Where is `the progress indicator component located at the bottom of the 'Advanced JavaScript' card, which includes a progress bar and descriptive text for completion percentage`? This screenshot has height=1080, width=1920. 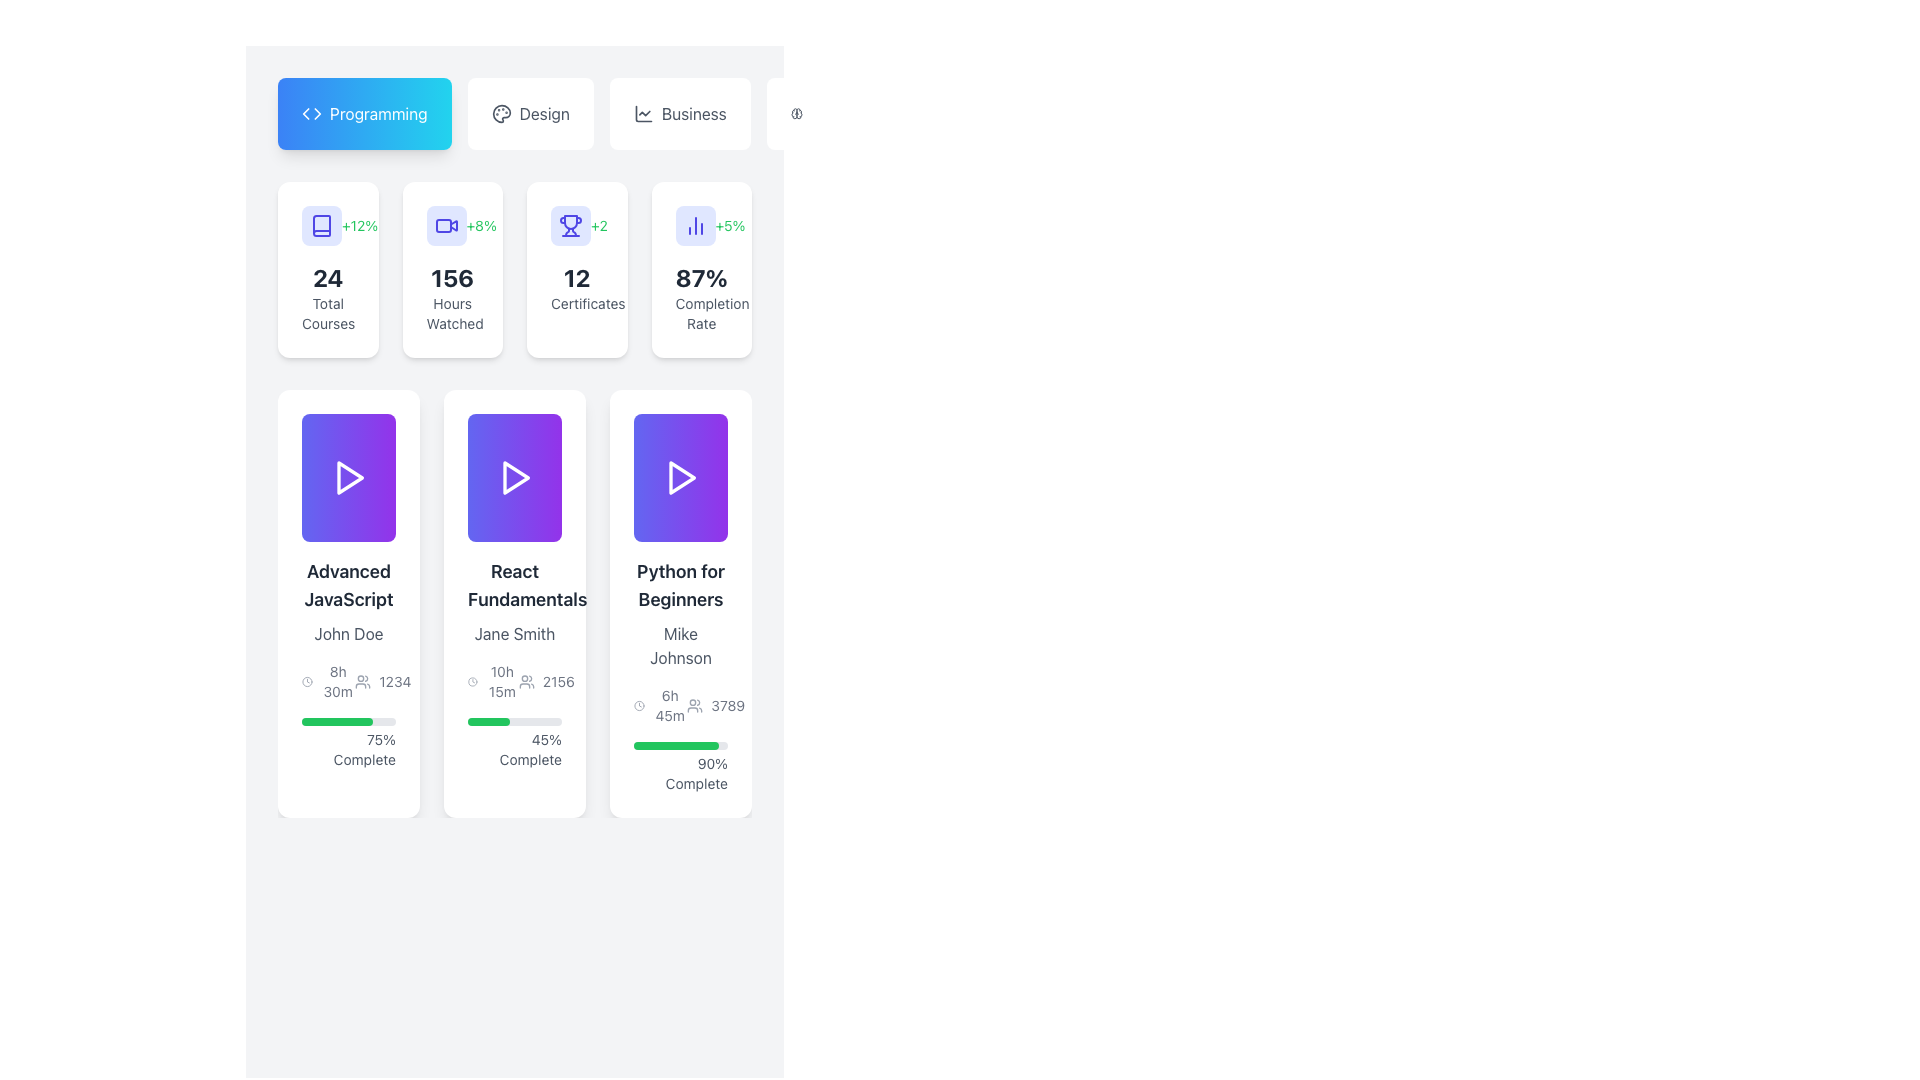
the progress indicator component located at the bottom of the 'Advanced JavaScript' card, which includes a progress bar and descriptive text for completion percentage is located at coordinates (349, 744).